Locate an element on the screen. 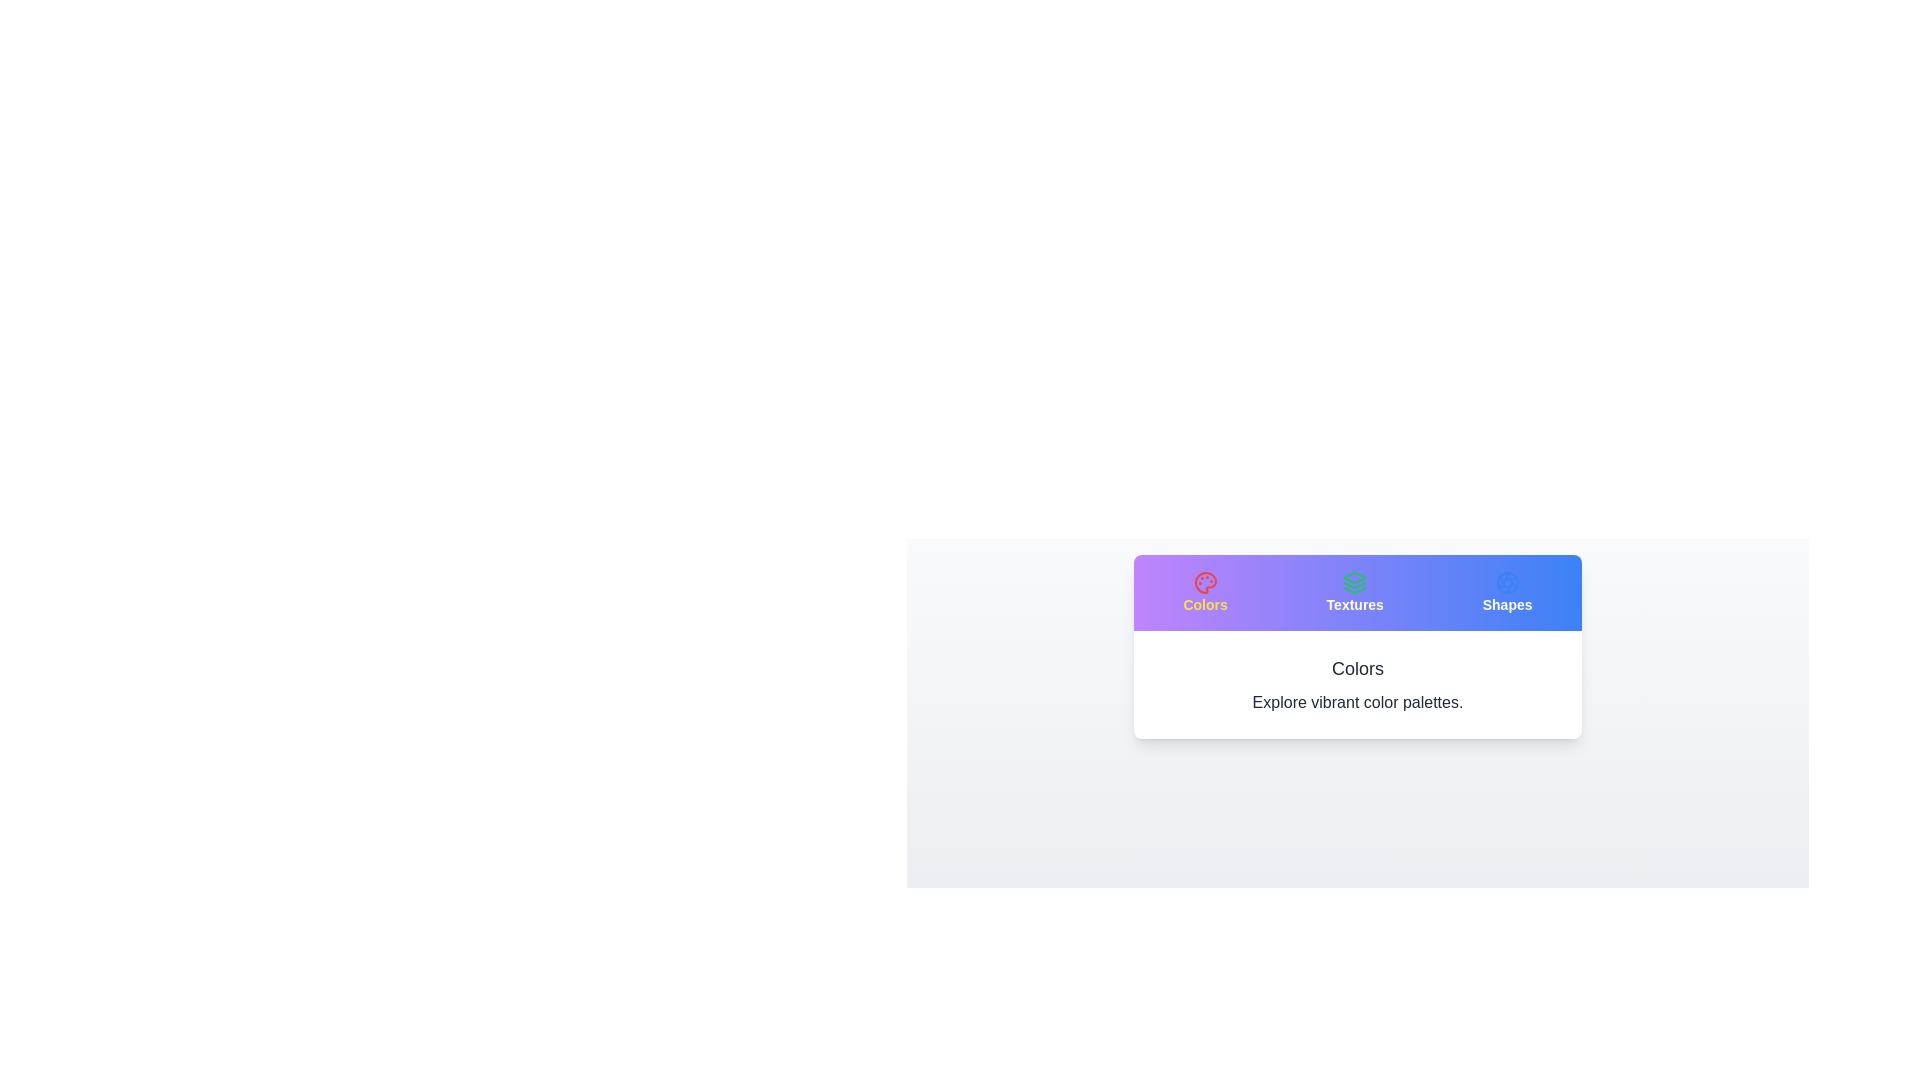 The width and height of the screenshot is (1920, 1080). the tab labeled Colors is located at coordinates (1203, 592).